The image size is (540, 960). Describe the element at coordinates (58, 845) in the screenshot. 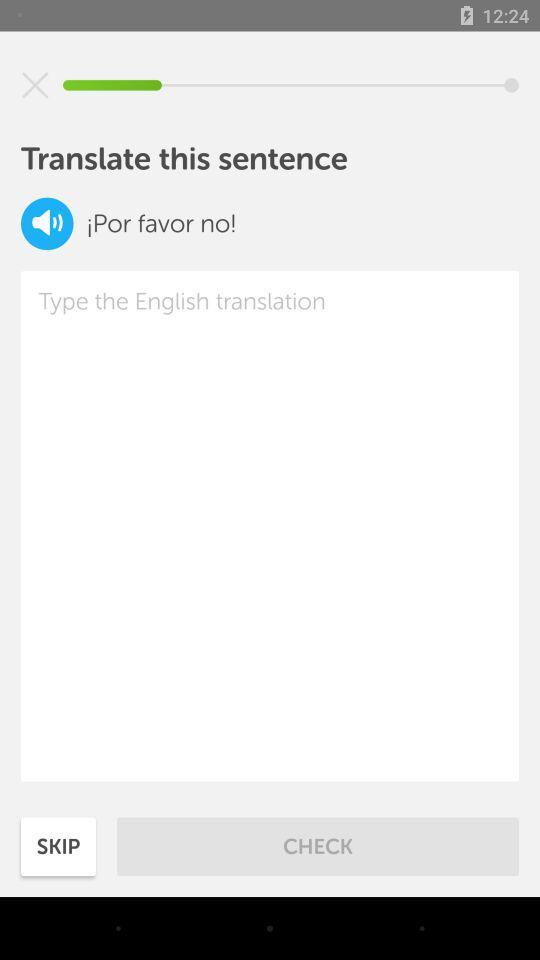

I see `skip item` at that location.